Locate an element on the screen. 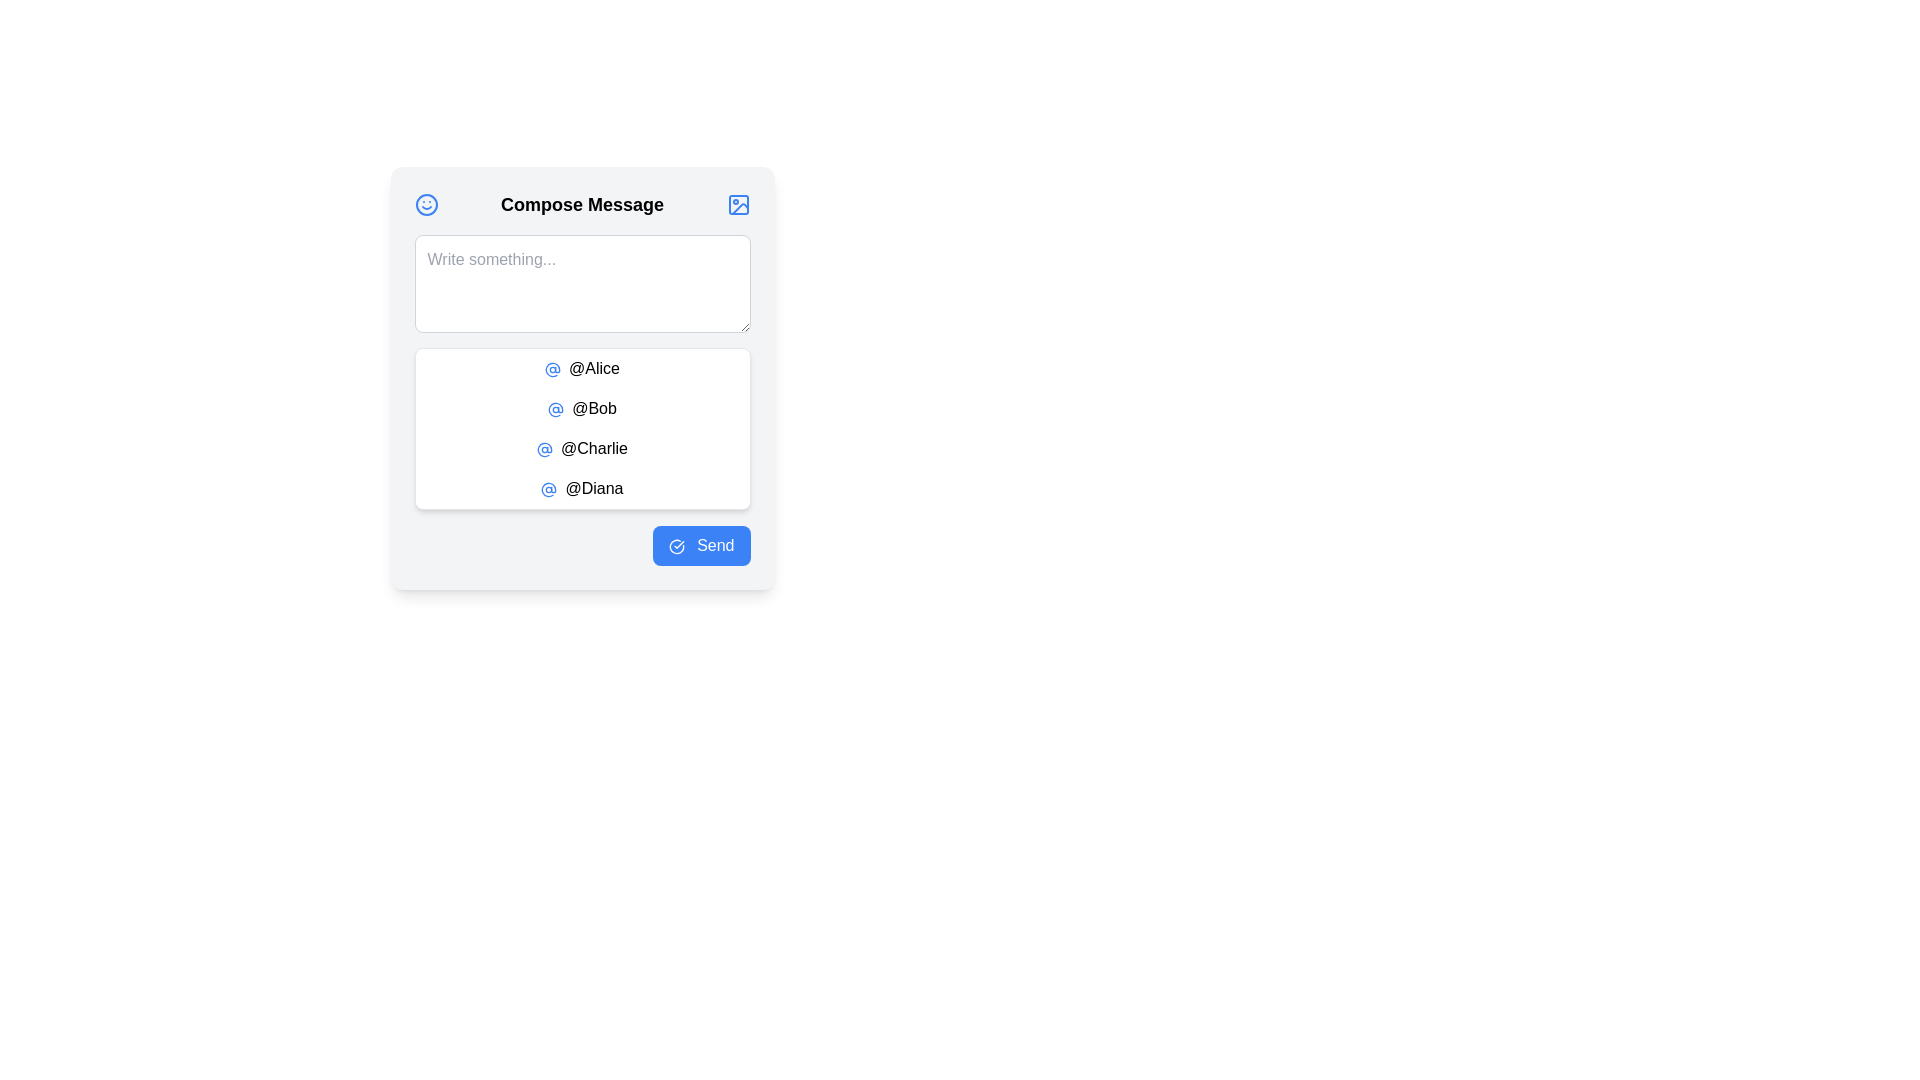 The image size is (1920, 1080). the circular graphical component which is the outermost circle of the smiley face icon located at the top left corner of the 'Compose Message' panel is located at coordinates (425, 204).